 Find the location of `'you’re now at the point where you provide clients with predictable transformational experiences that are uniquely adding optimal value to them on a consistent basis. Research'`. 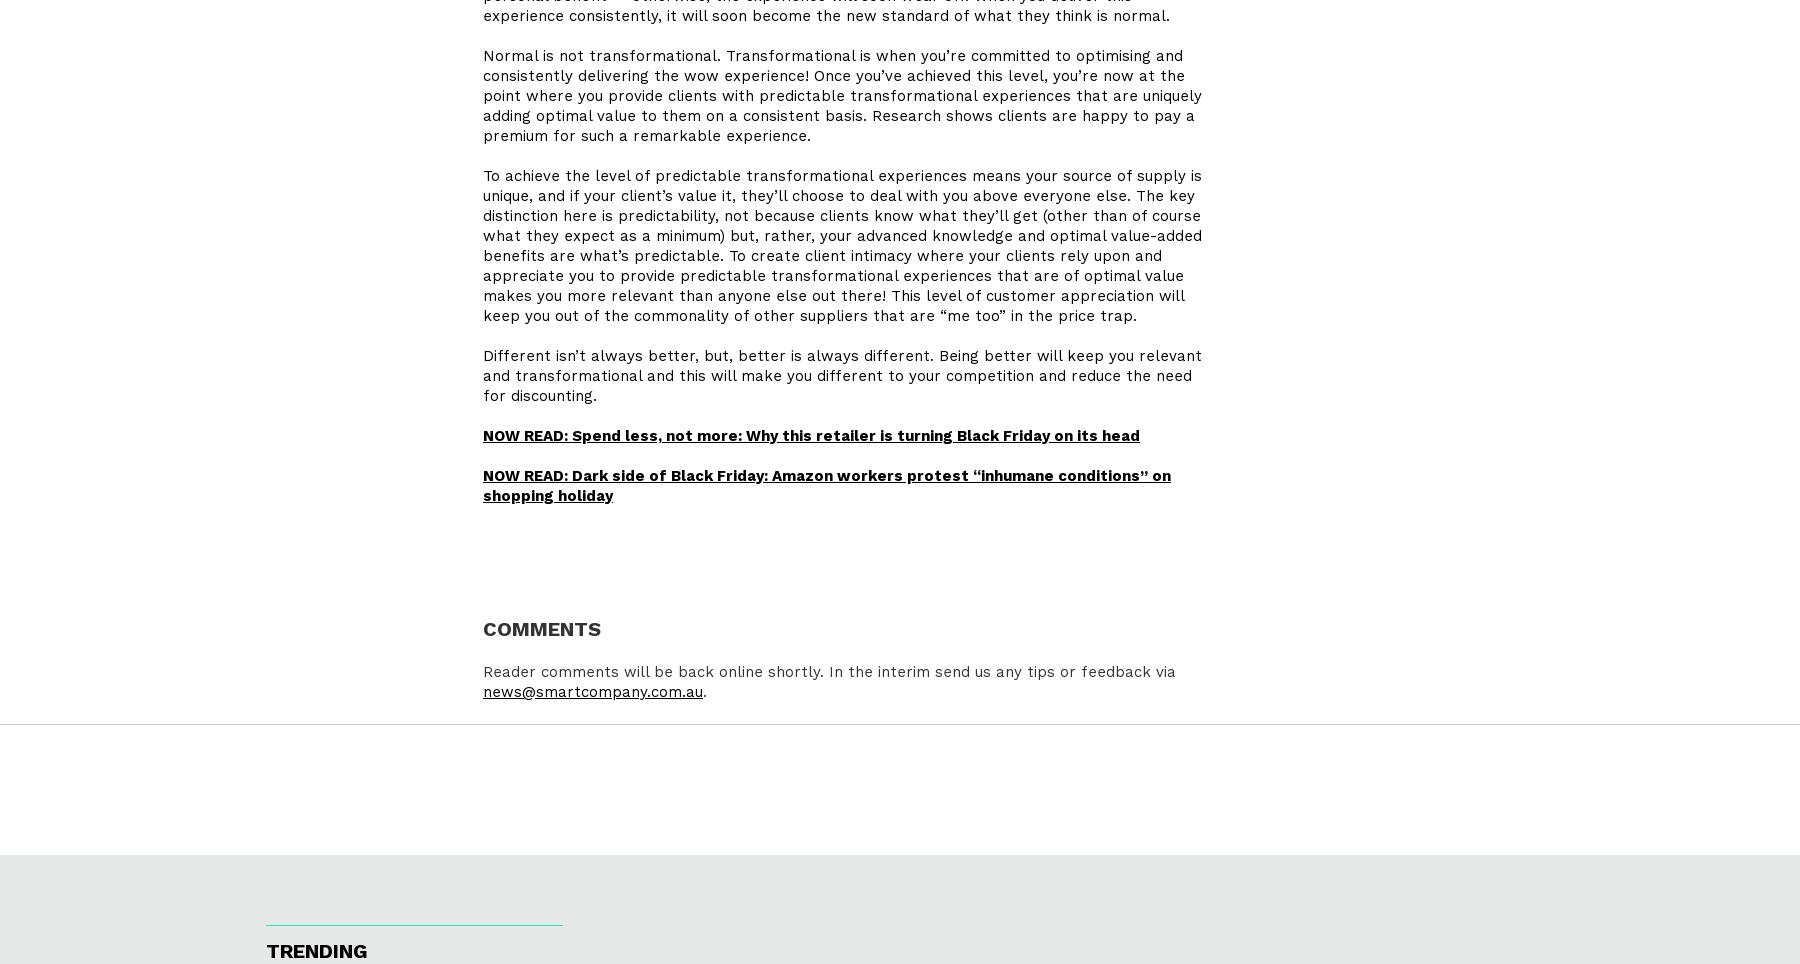

'you’re now at the point where you provide clients with predictable transformational experiences that are uniquely adding optimal value to them on a consistent basis. Research' is located at coordinates (481, 96).